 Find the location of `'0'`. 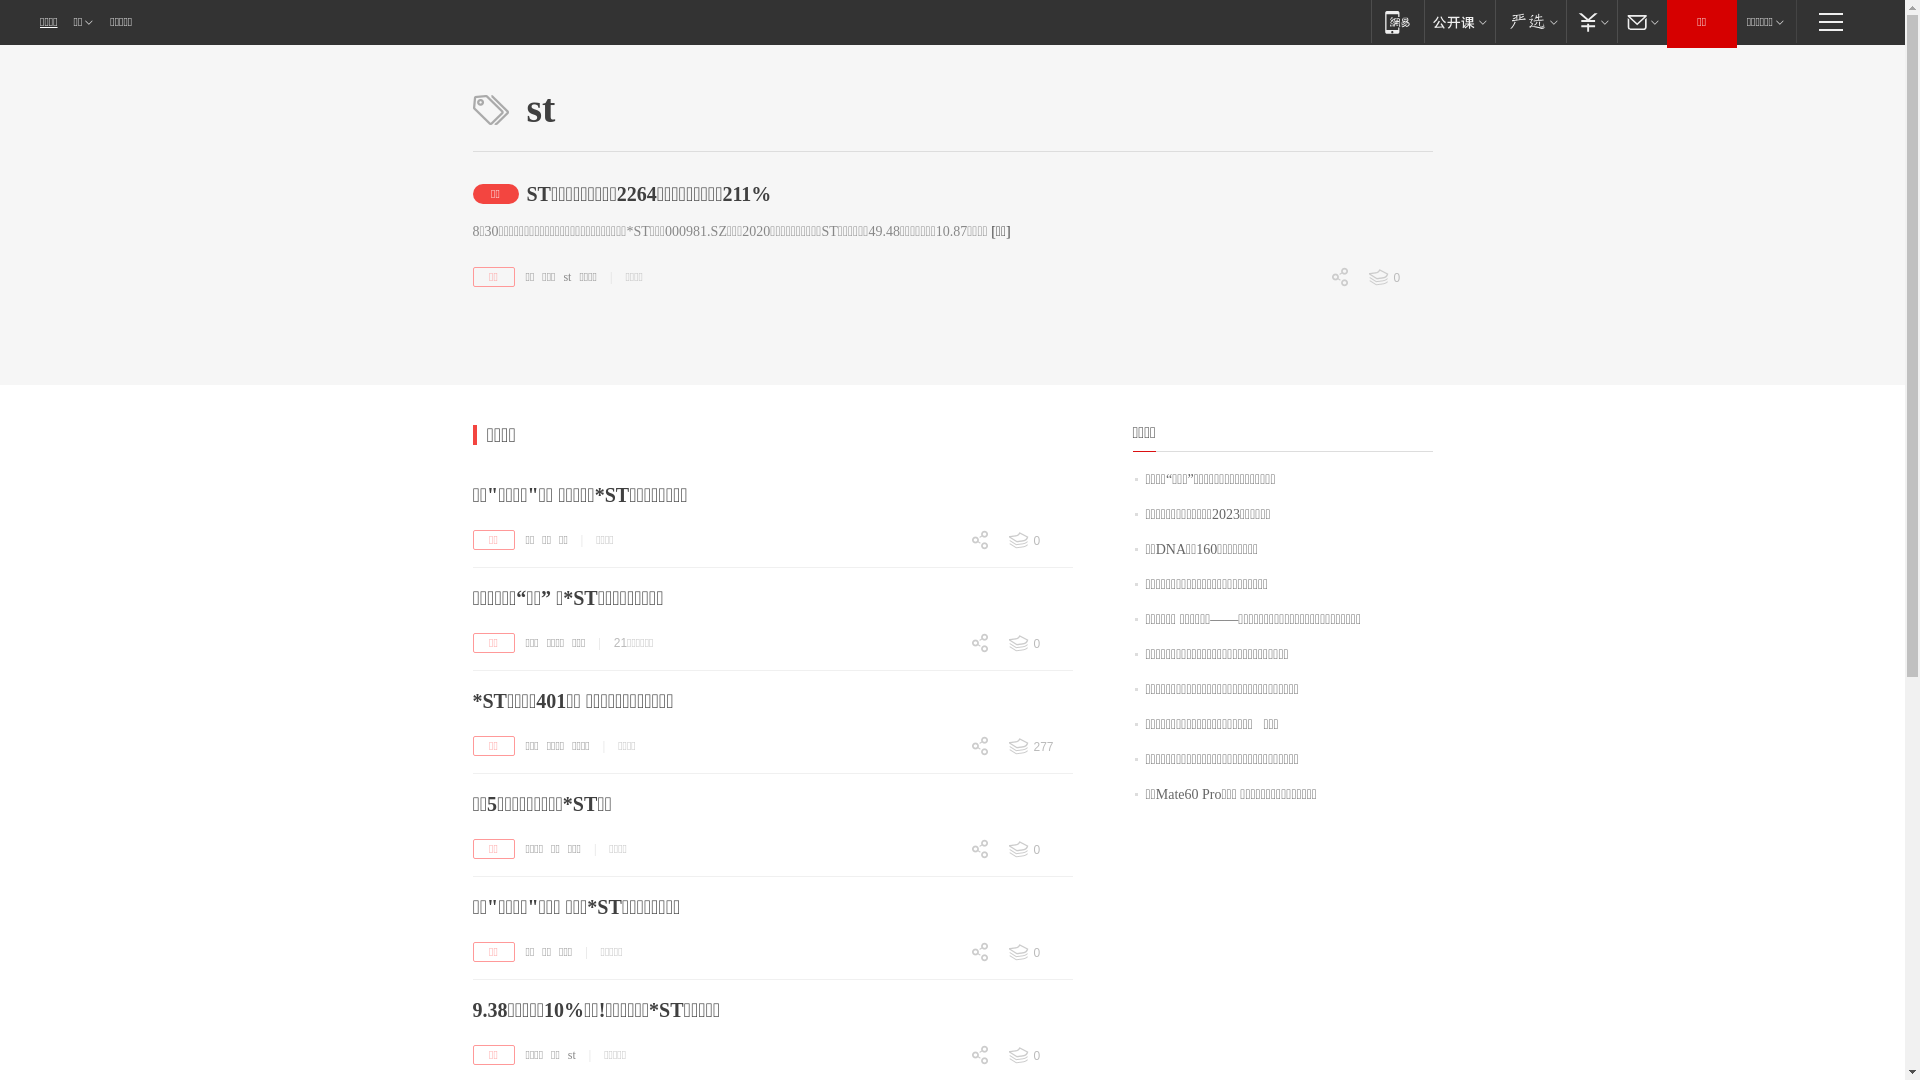

'0' is located at coordinates (939, 851).